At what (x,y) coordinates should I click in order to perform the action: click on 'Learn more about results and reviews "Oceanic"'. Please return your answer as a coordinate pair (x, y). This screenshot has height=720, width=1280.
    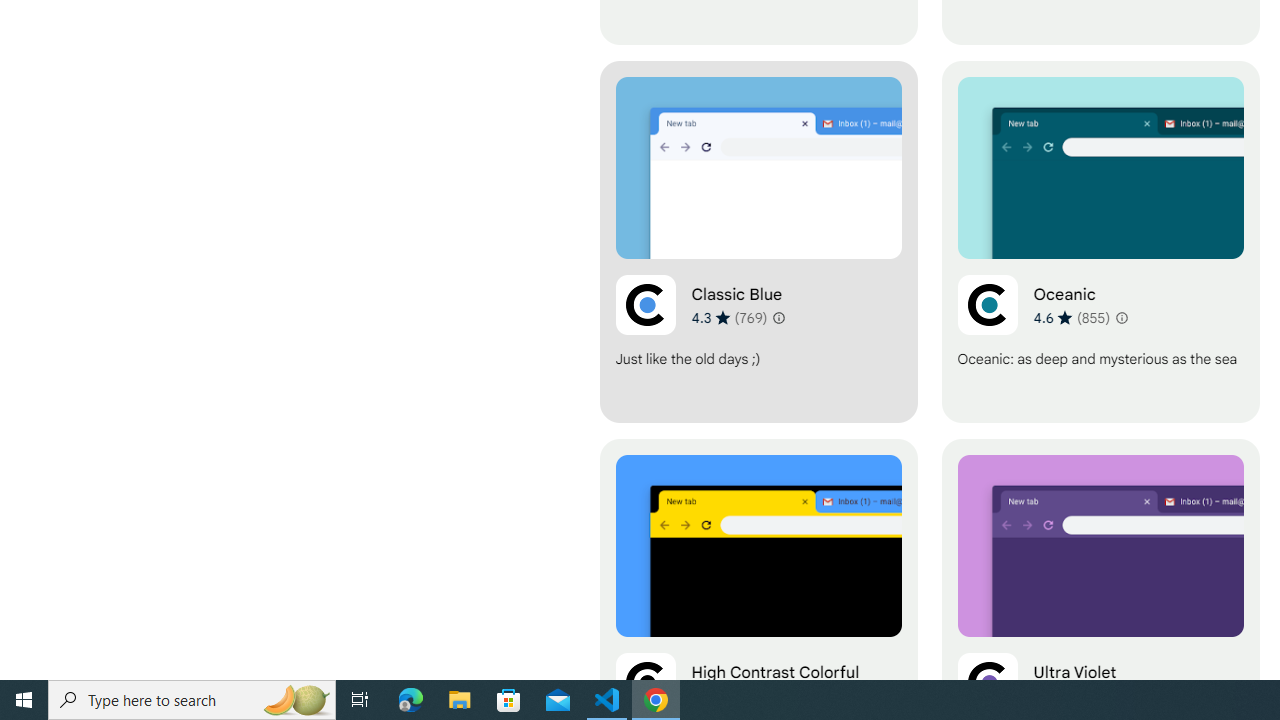
    Looking at the image, I should click on (1120, 316).